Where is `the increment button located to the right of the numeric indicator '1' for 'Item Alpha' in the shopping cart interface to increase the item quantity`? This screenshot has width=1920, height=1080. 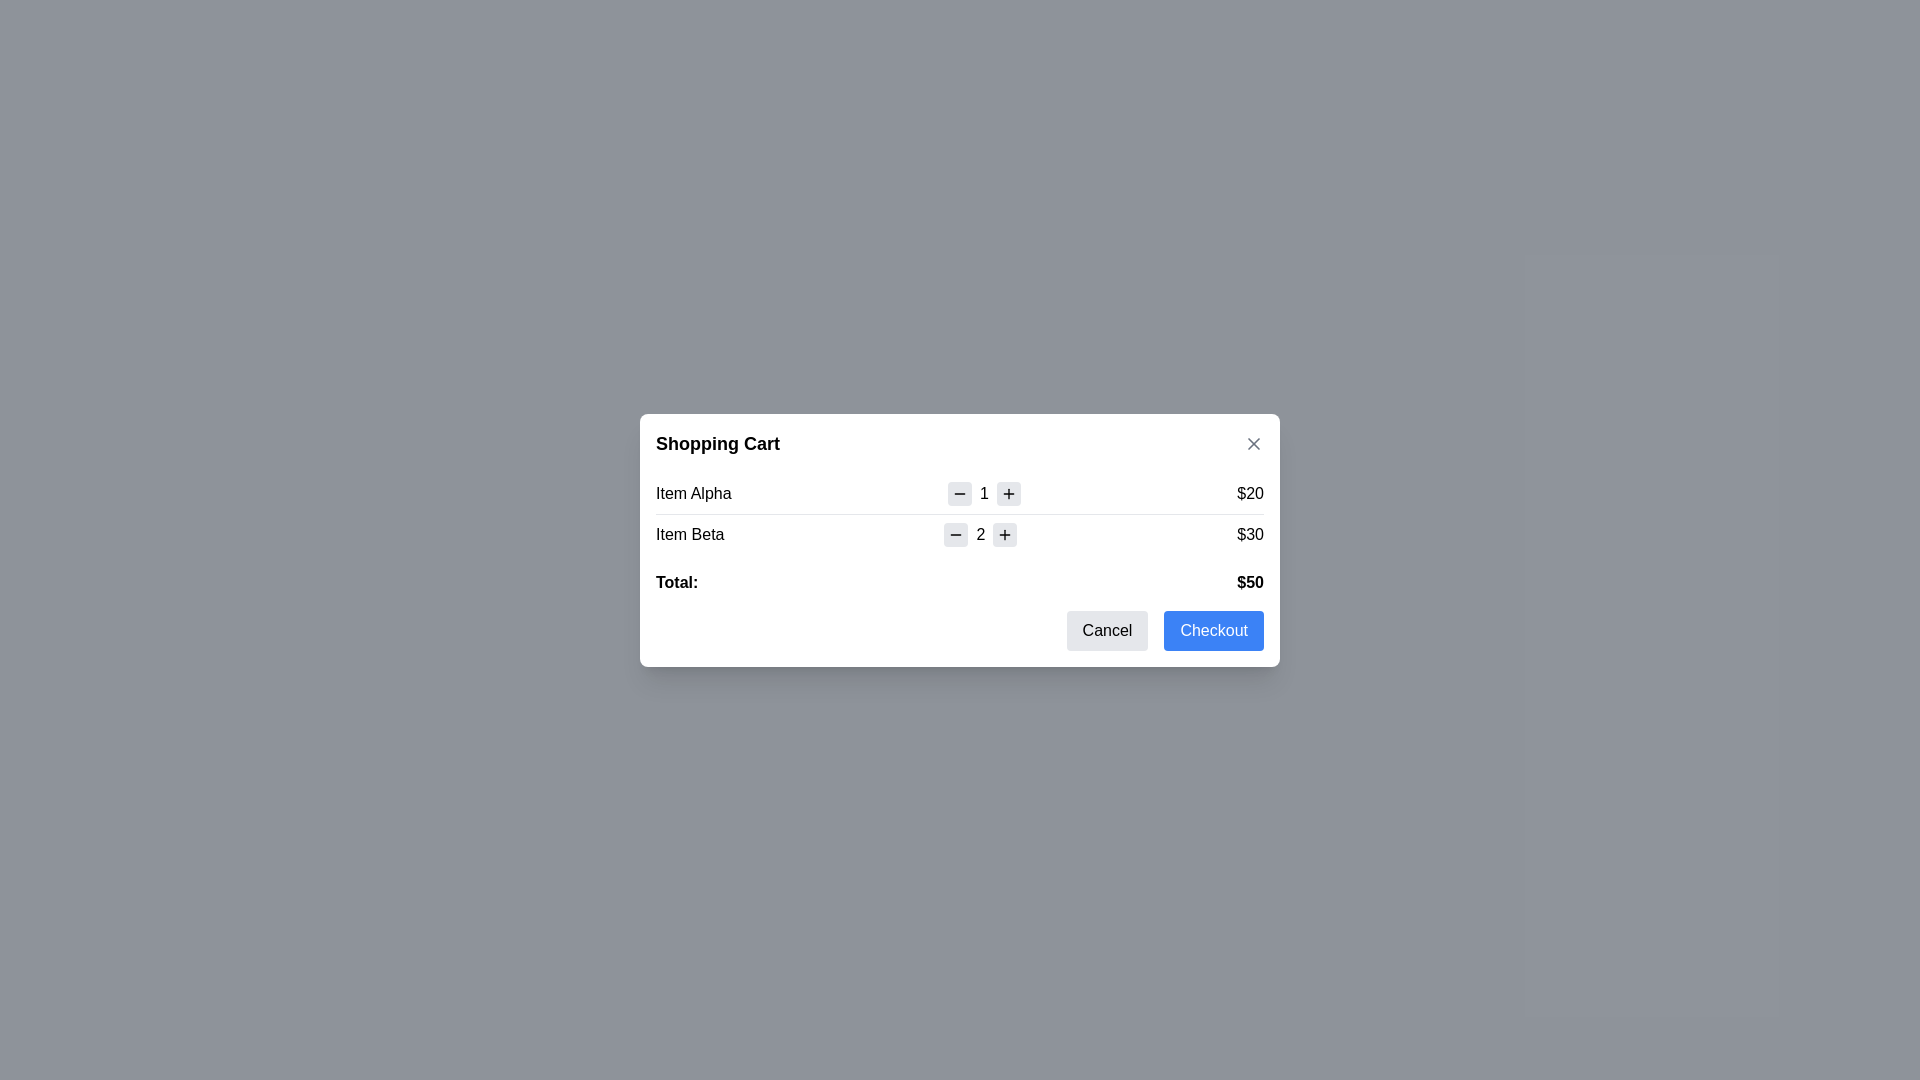 the increment button located to the right of the numeric indicator '1' for 'Item Alpha' in the shopping cart interface to increase the item quantity is located at coordinates (1008, 493).